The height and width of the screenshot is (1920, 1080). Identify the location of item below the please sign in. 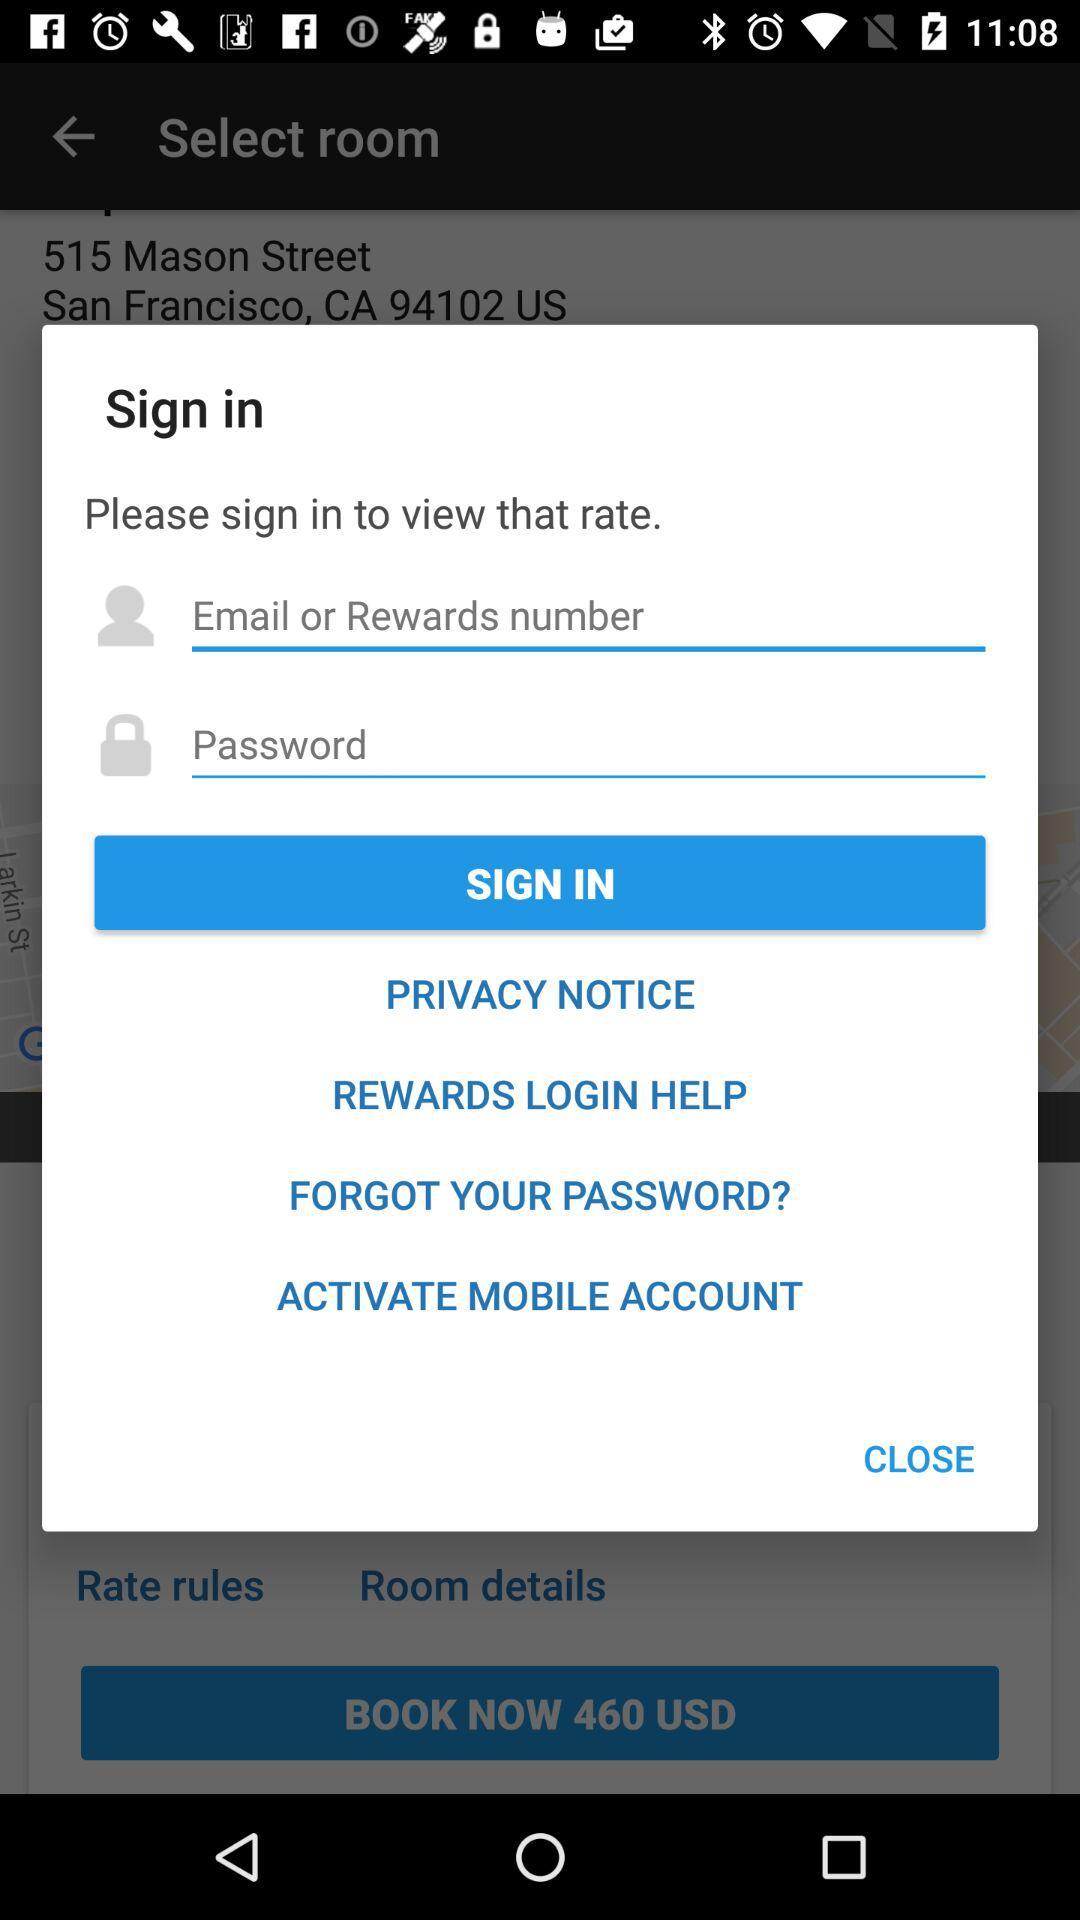
(587, 614).